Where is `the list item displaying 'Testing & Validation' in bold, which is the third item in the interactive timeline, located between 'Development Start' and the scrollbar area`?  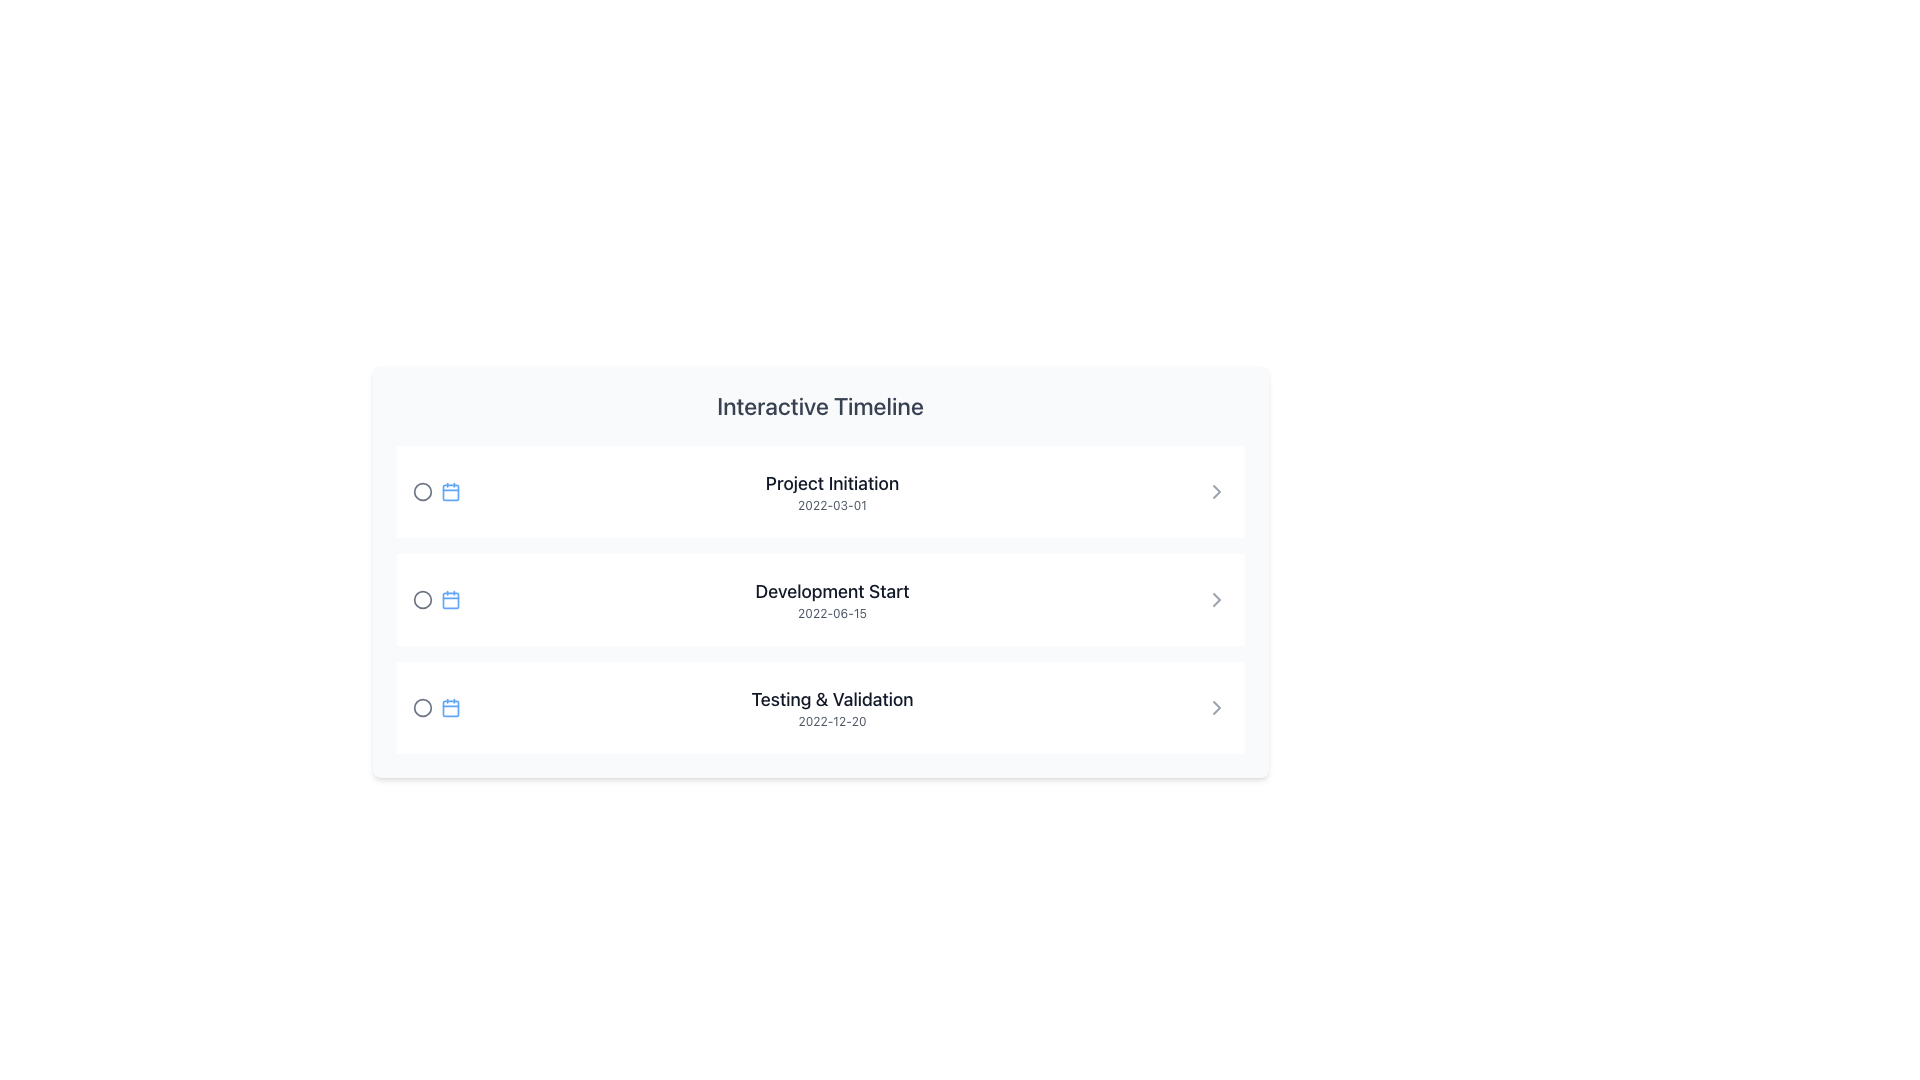
the list item displaying 'Testing & Validation' in bold, which is the third item in the interactive timeline, located between 'Development Start' and the scrollbar area is located at coordinates (820, 707).